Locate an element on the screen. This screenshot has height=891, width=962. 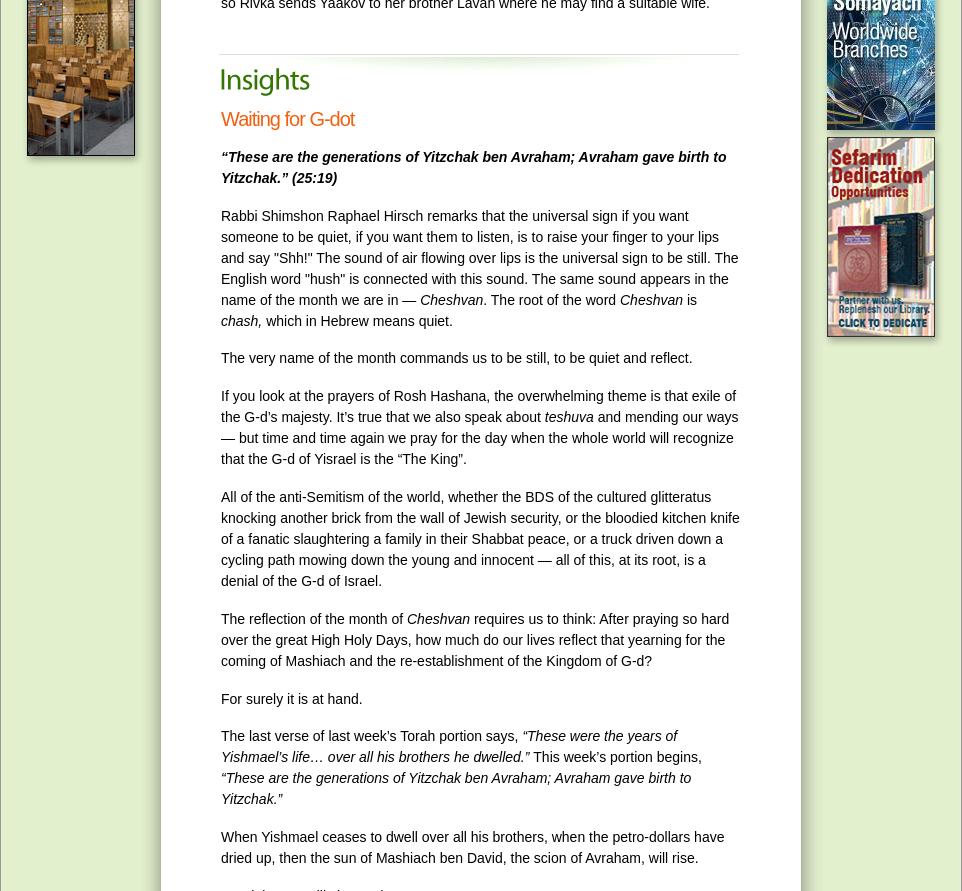
'For surely it is at hand.' is located at coordinates (290, 697).